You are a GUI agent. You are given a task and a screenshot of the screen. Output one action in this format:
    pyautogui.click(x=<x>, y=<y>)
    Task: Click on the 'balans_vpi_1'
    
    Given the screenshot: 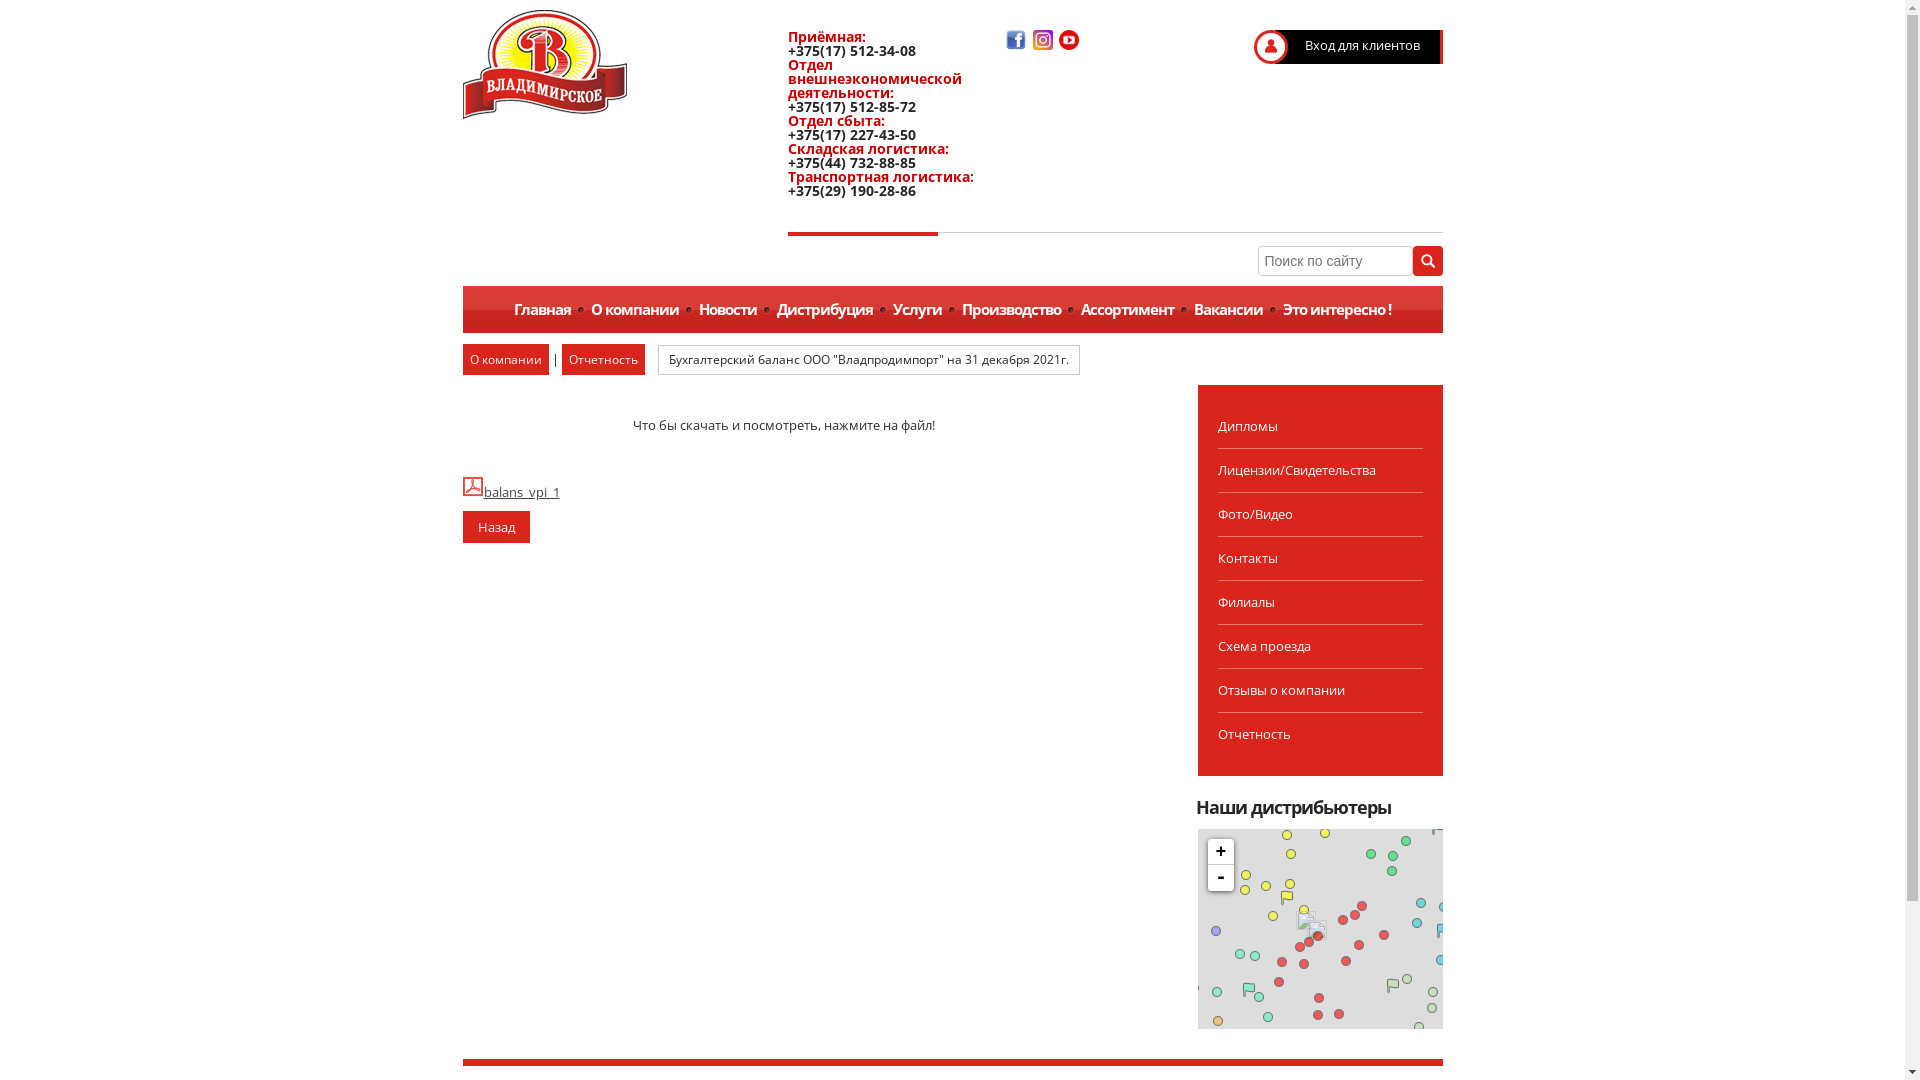 What is the action you would take?
    pyautogui.click(x=460, y=492)
    